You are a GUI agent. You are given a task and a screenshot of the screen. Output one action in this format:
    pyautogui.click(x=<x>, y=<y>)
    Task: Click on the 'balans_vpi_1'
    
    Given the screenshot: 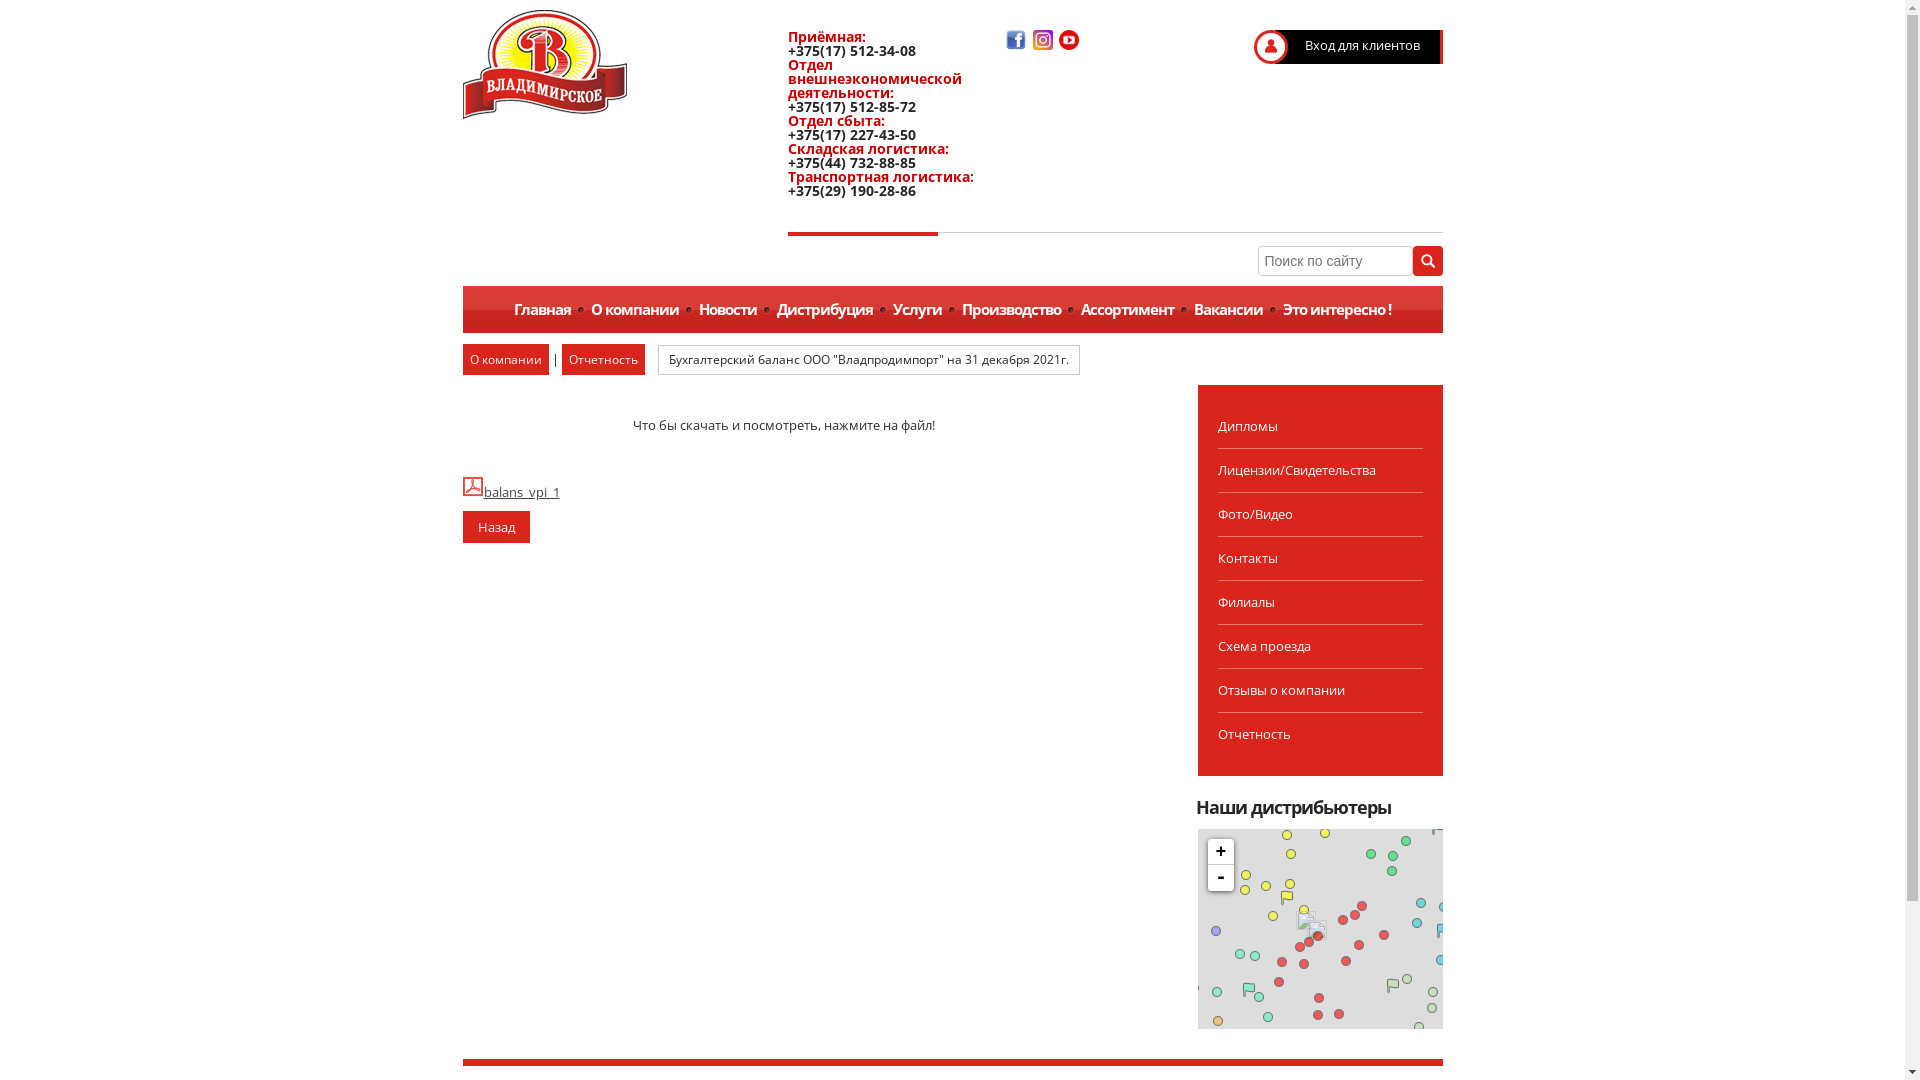 What is the action you would take?
    pyautogui.click(x=460, y=492)
    